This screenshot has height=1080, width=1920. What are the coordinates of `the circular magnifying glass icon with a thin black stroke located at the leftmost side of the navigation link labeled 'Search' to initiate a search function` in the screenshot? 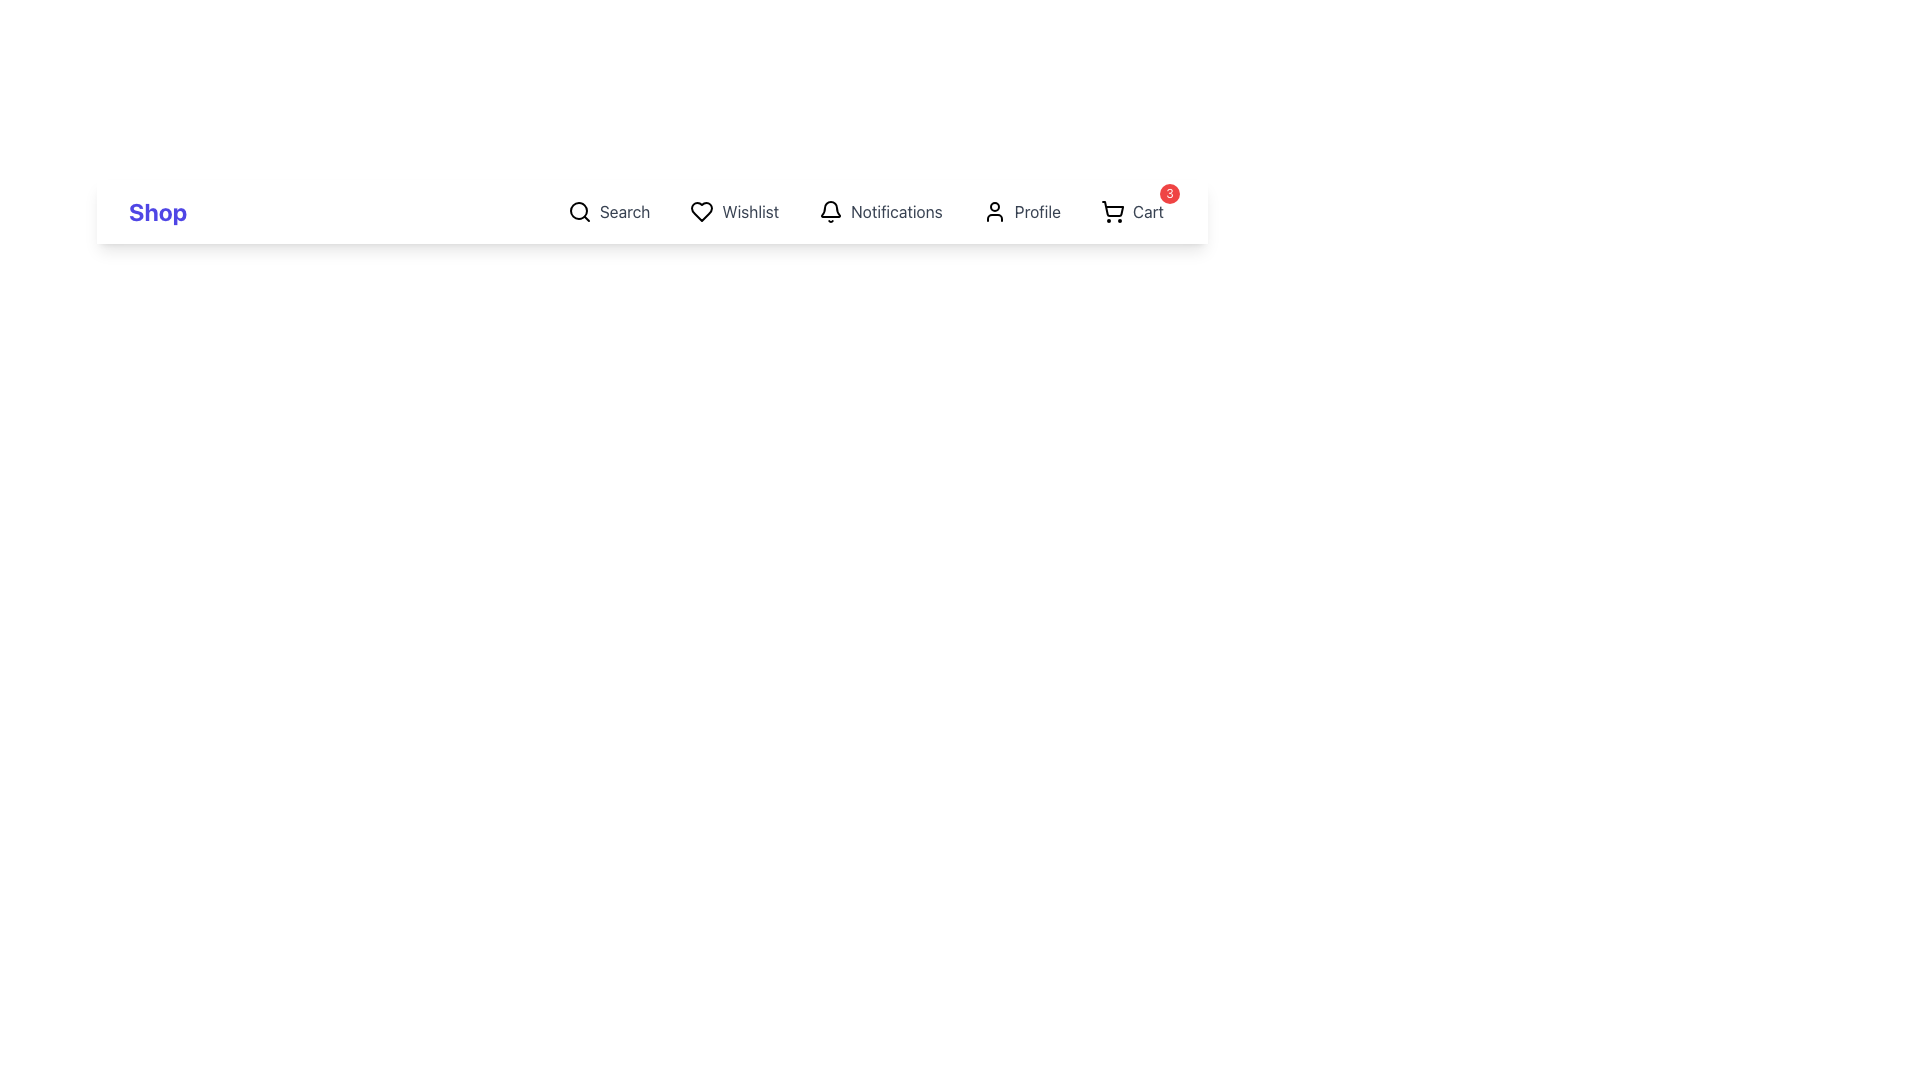 It's located at (578, 212).